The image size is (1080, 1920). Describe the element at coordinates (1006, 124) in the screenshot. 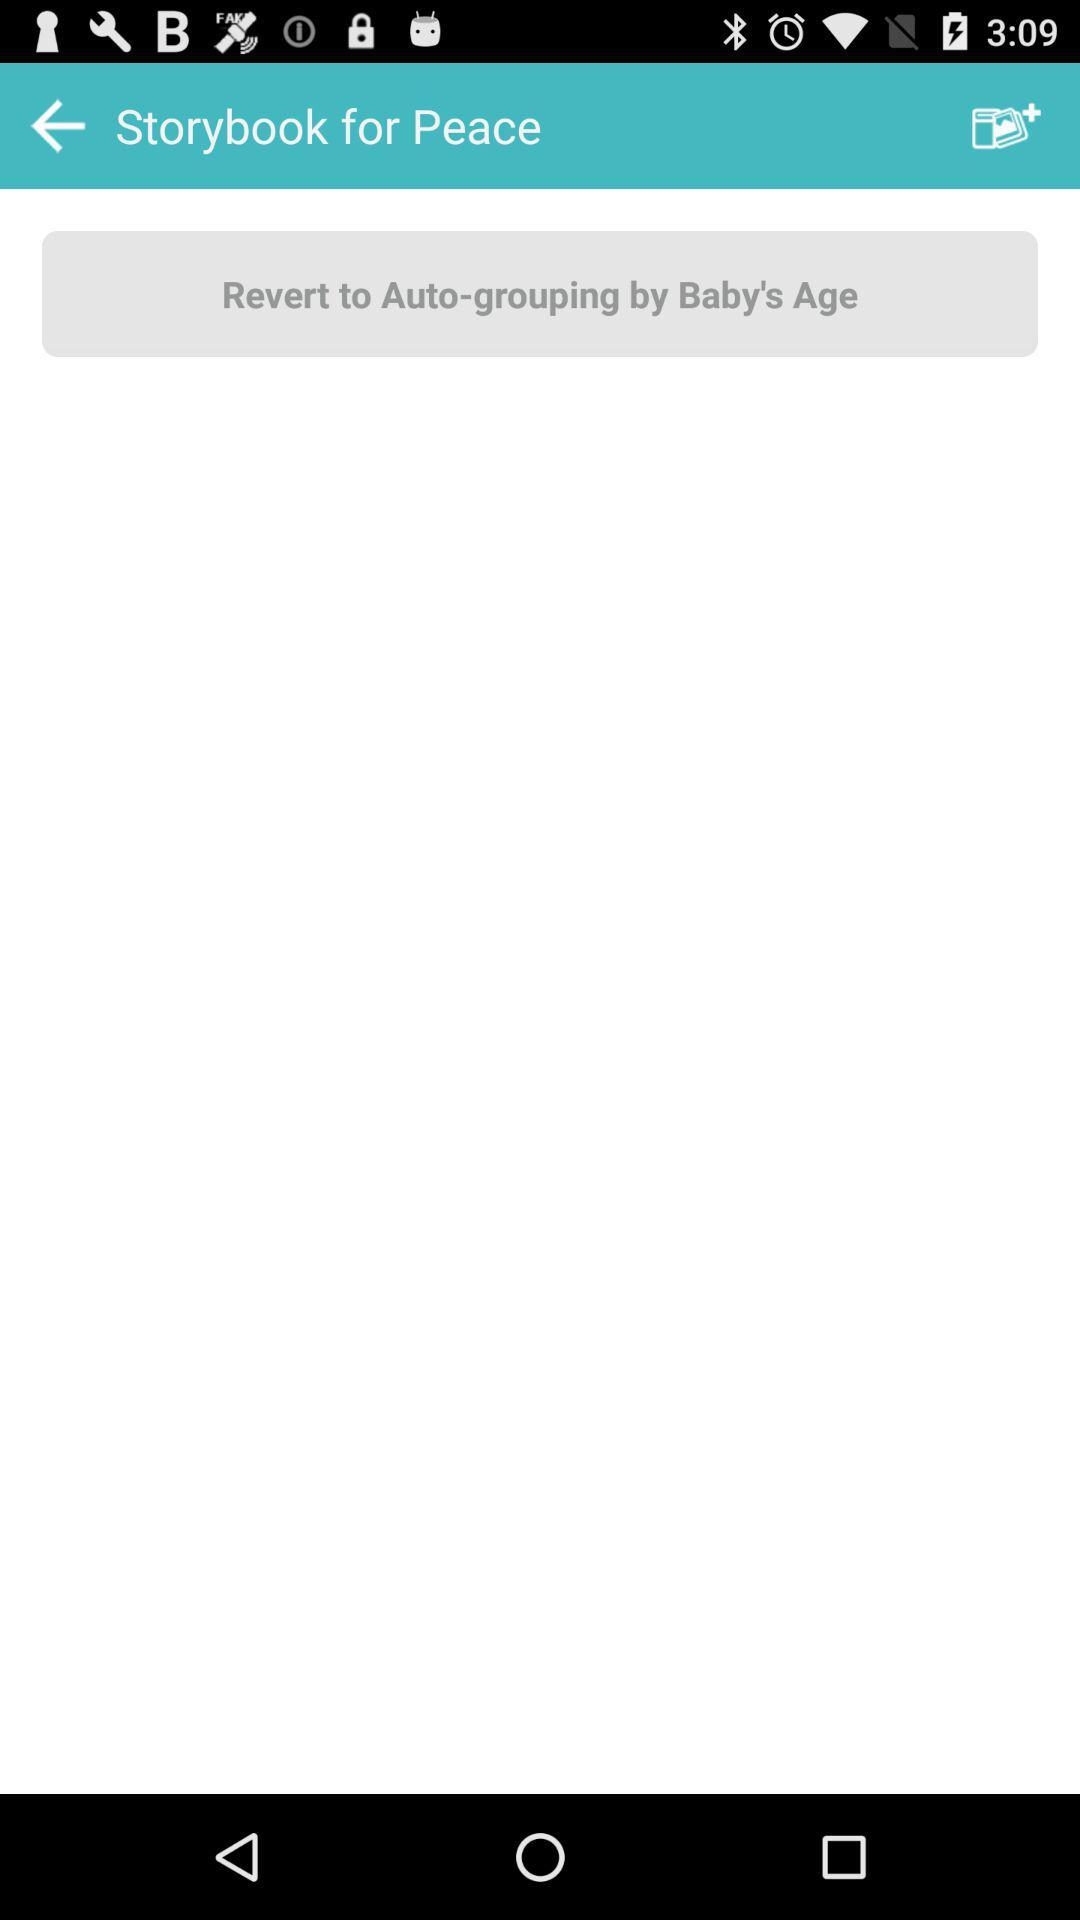

I see `icon next to the storybook for peace icon` at that location.